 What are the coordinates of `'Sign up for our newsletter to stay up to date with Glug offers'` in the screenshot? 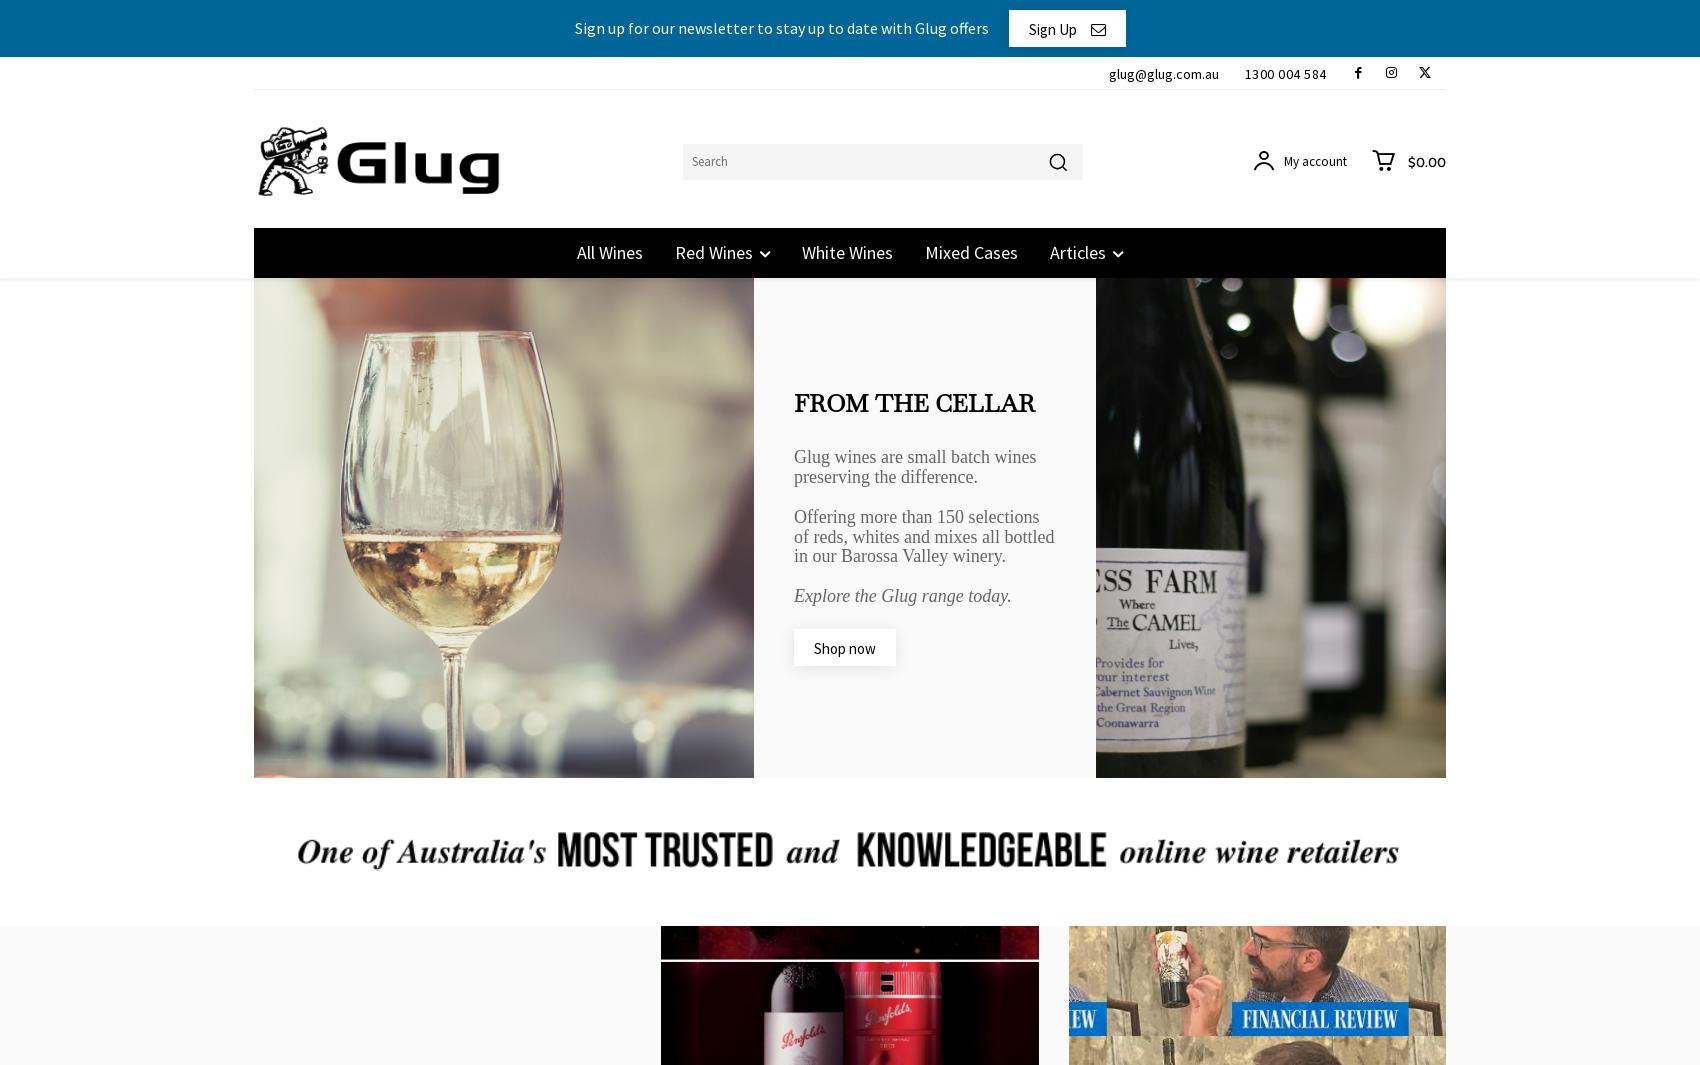 It's located at (572, 27).